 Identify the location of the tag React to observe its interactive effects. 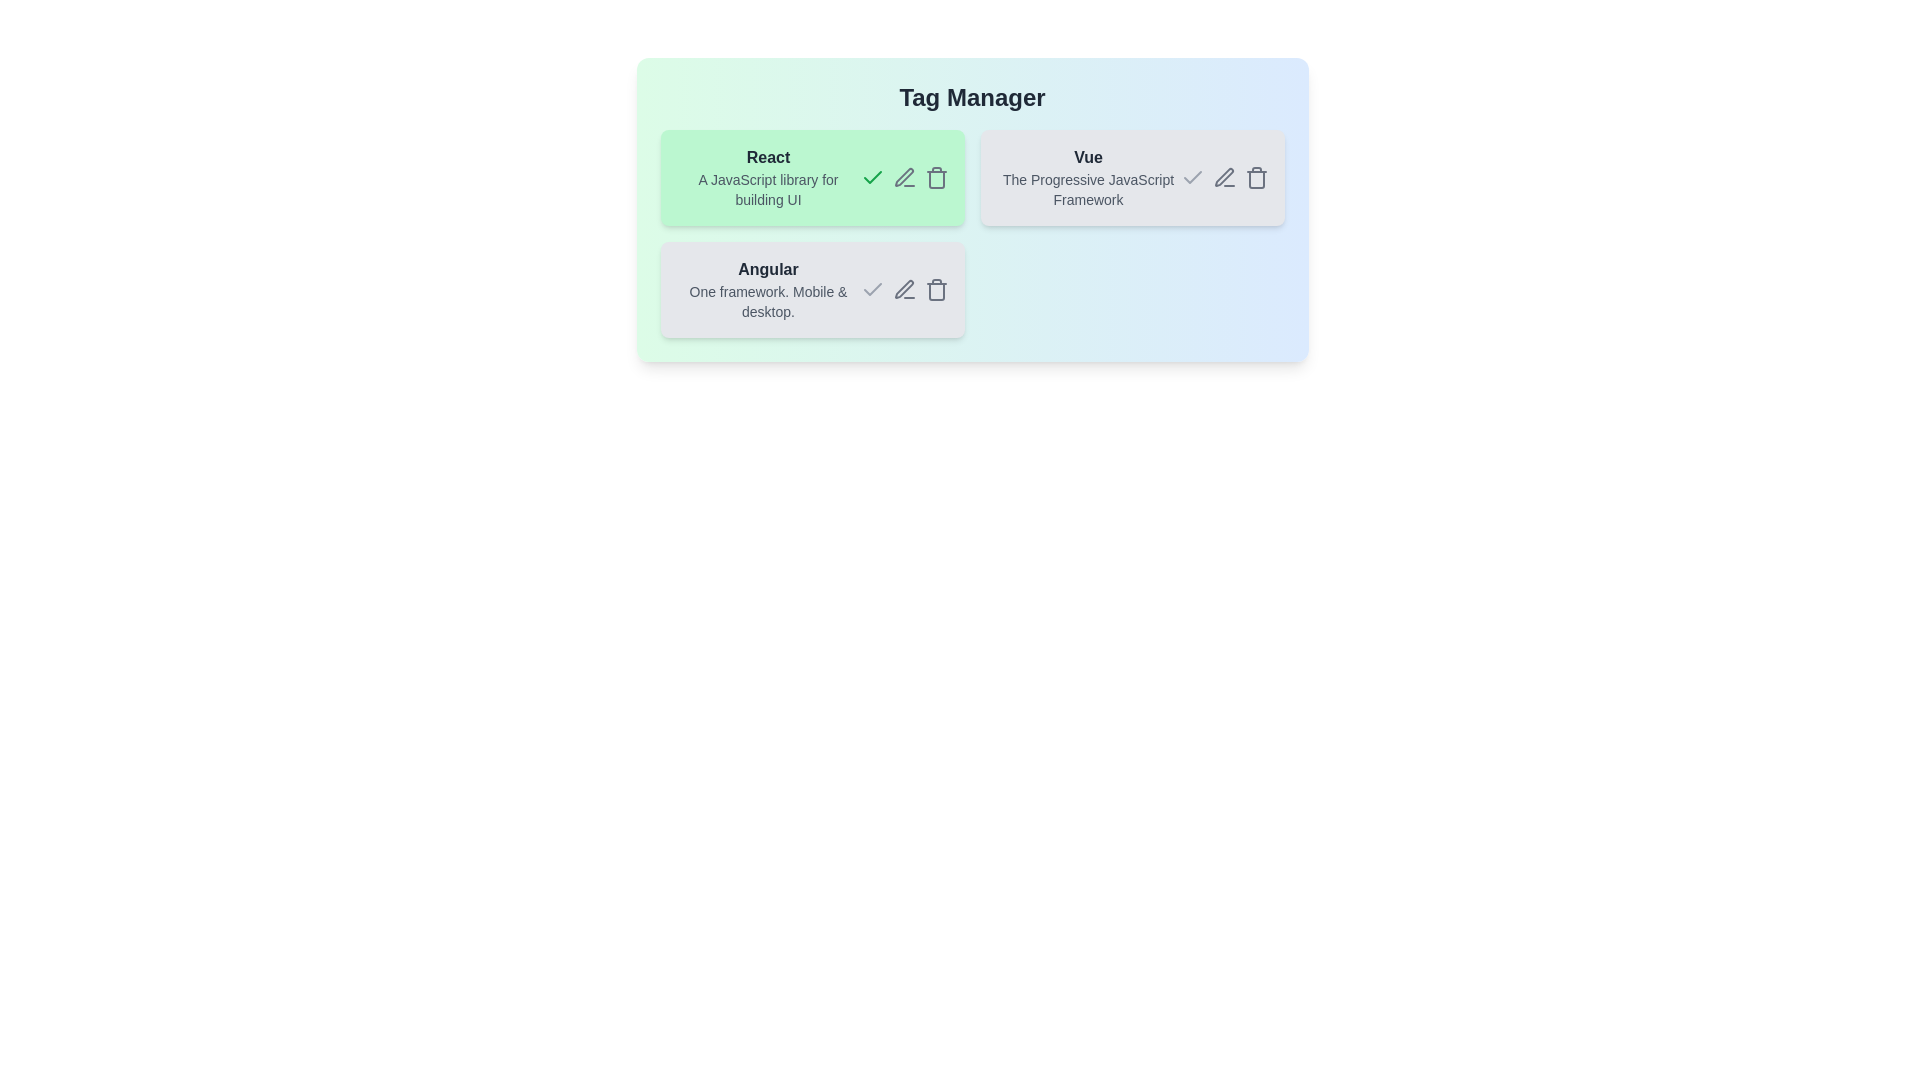
(767, 176).